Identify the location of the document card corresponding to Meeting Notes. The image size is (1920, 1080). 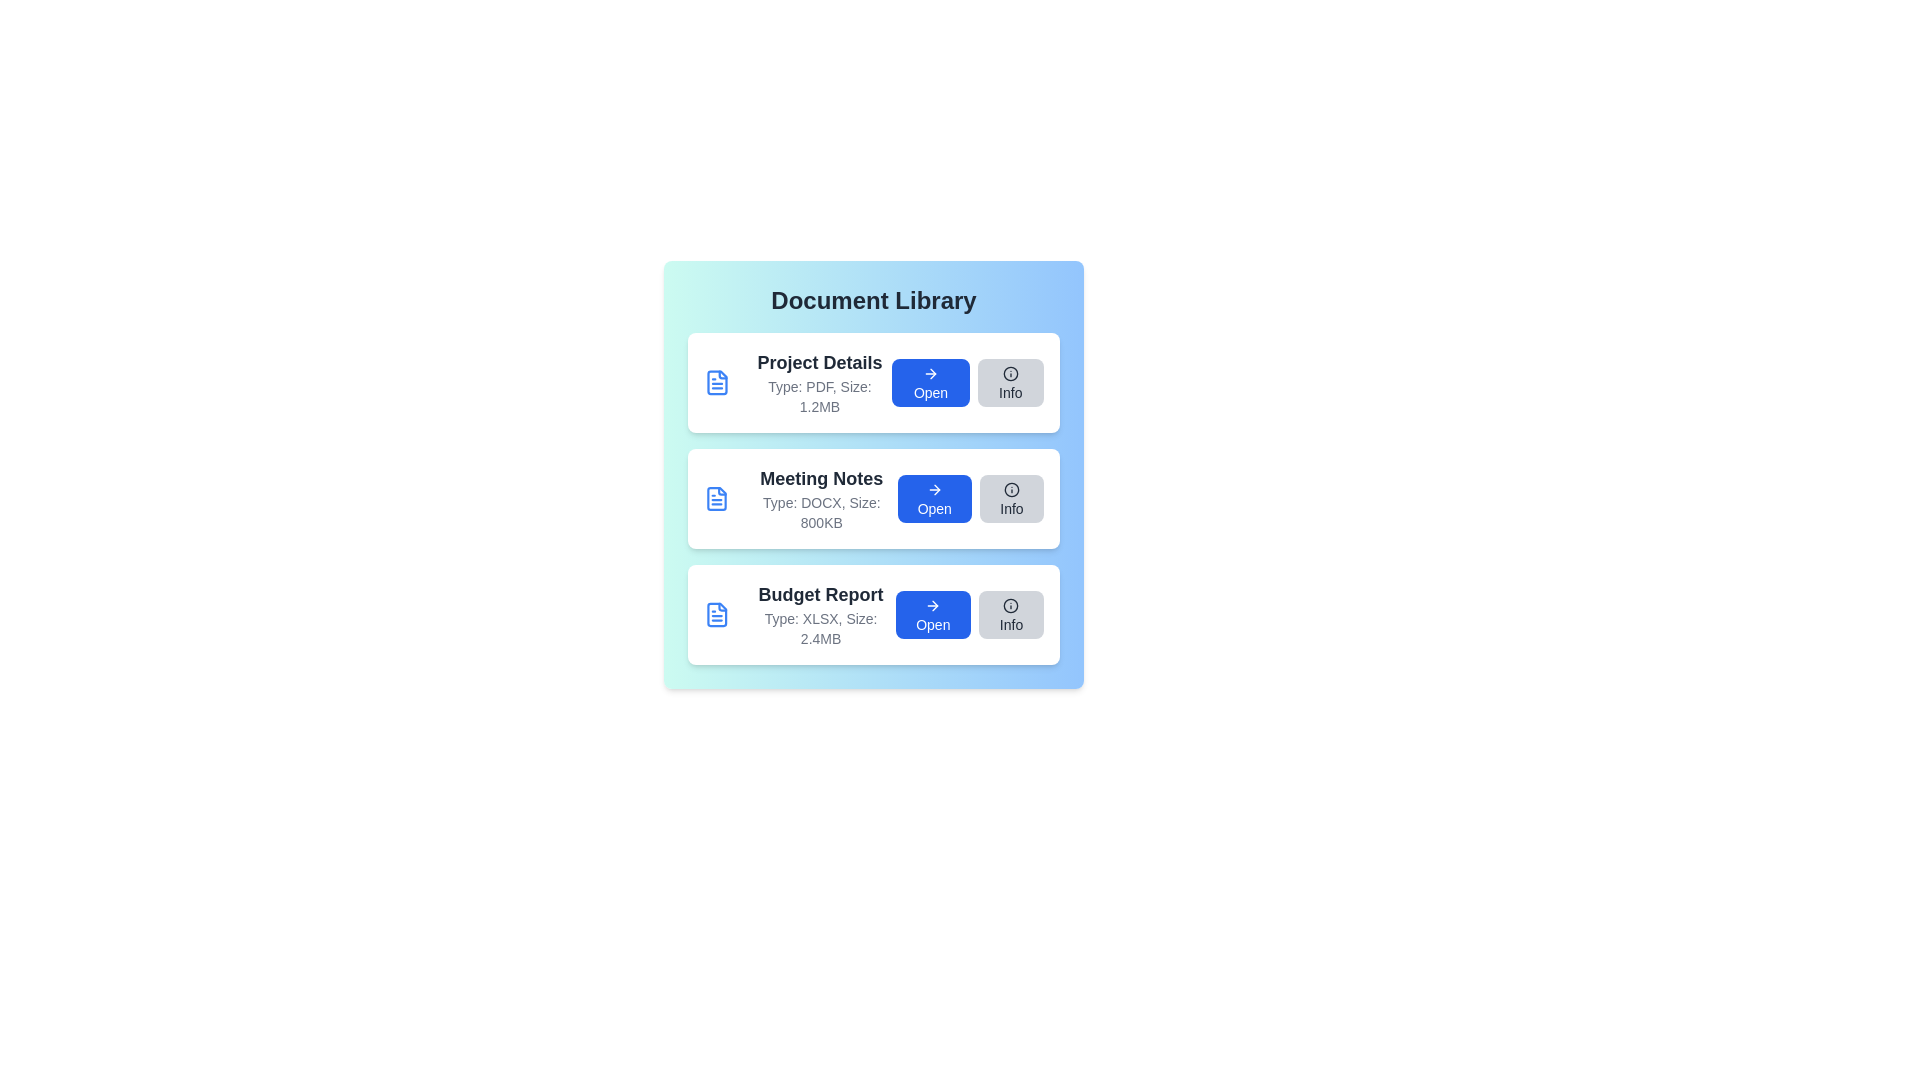
(873, 497).